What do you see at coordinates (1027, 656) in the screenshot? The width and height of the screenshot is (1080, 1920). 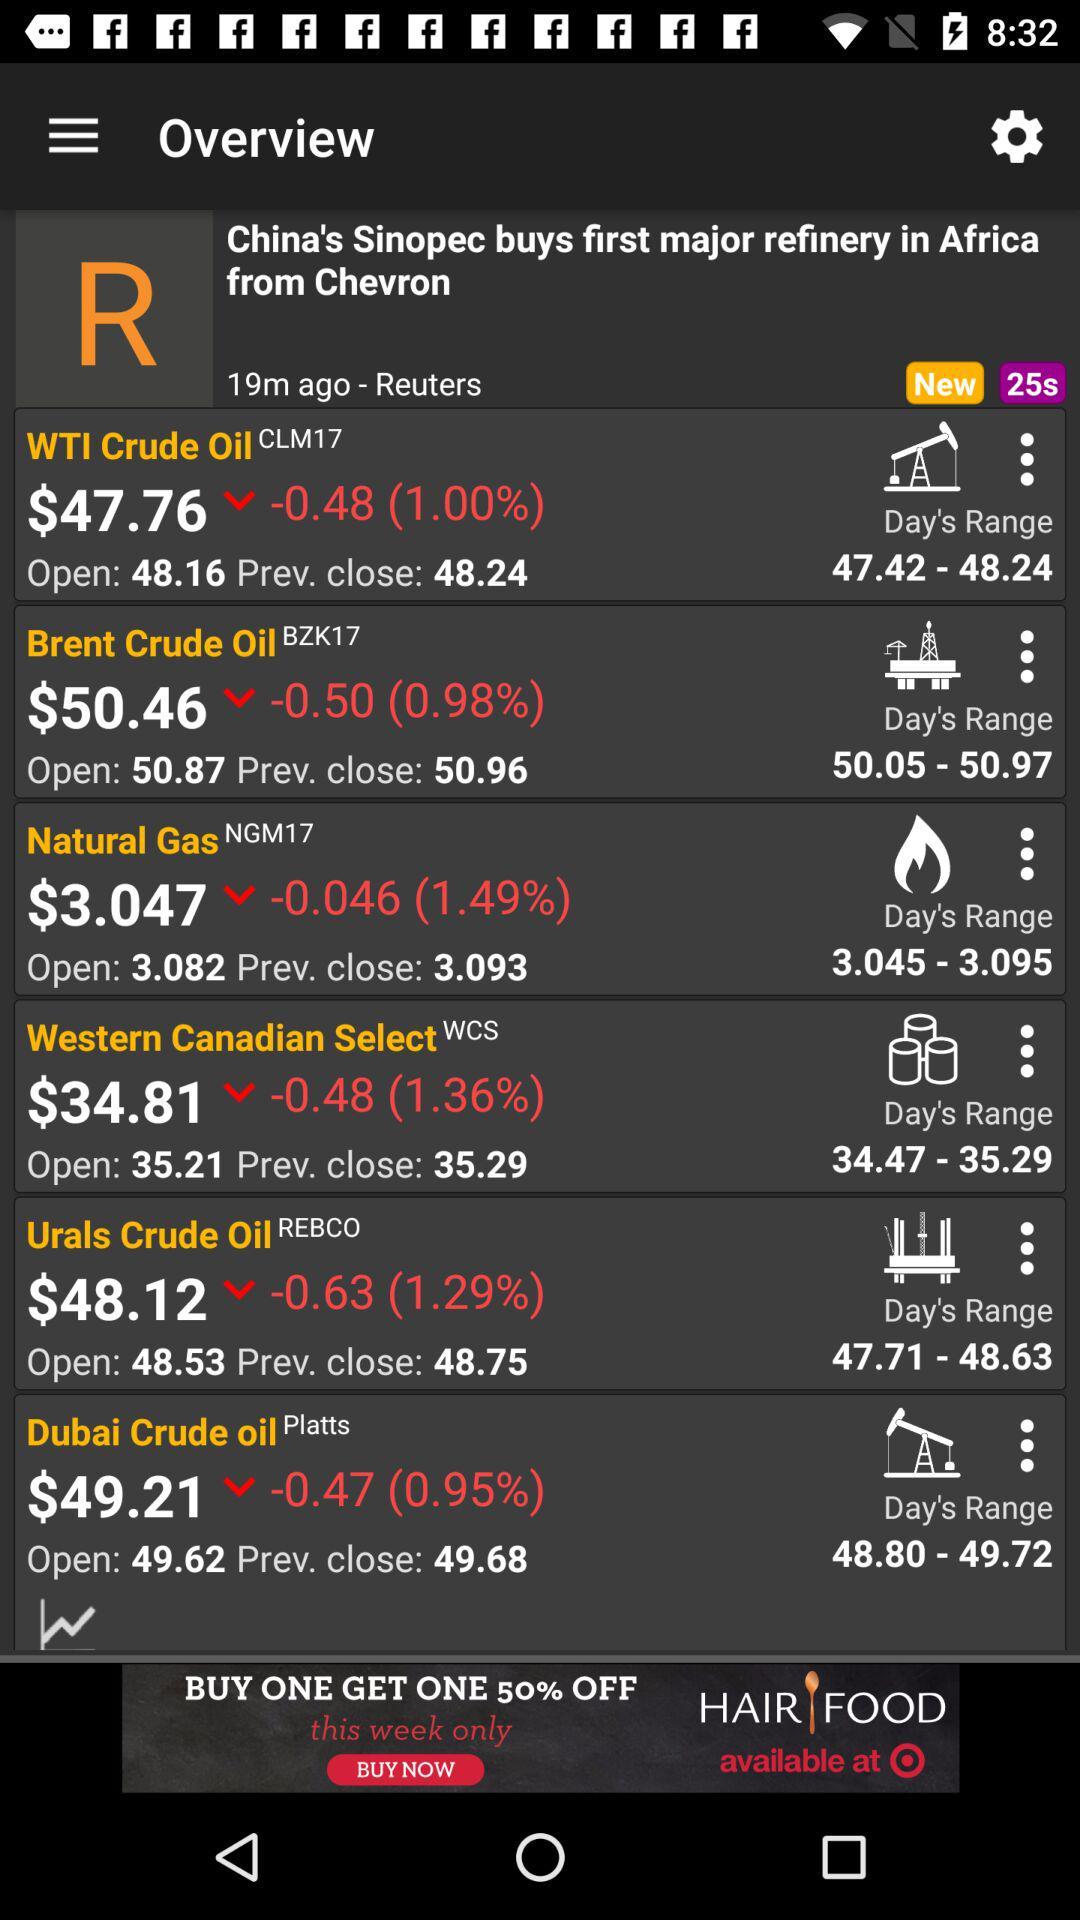 I see `options` at bounding box center [1027, 656].